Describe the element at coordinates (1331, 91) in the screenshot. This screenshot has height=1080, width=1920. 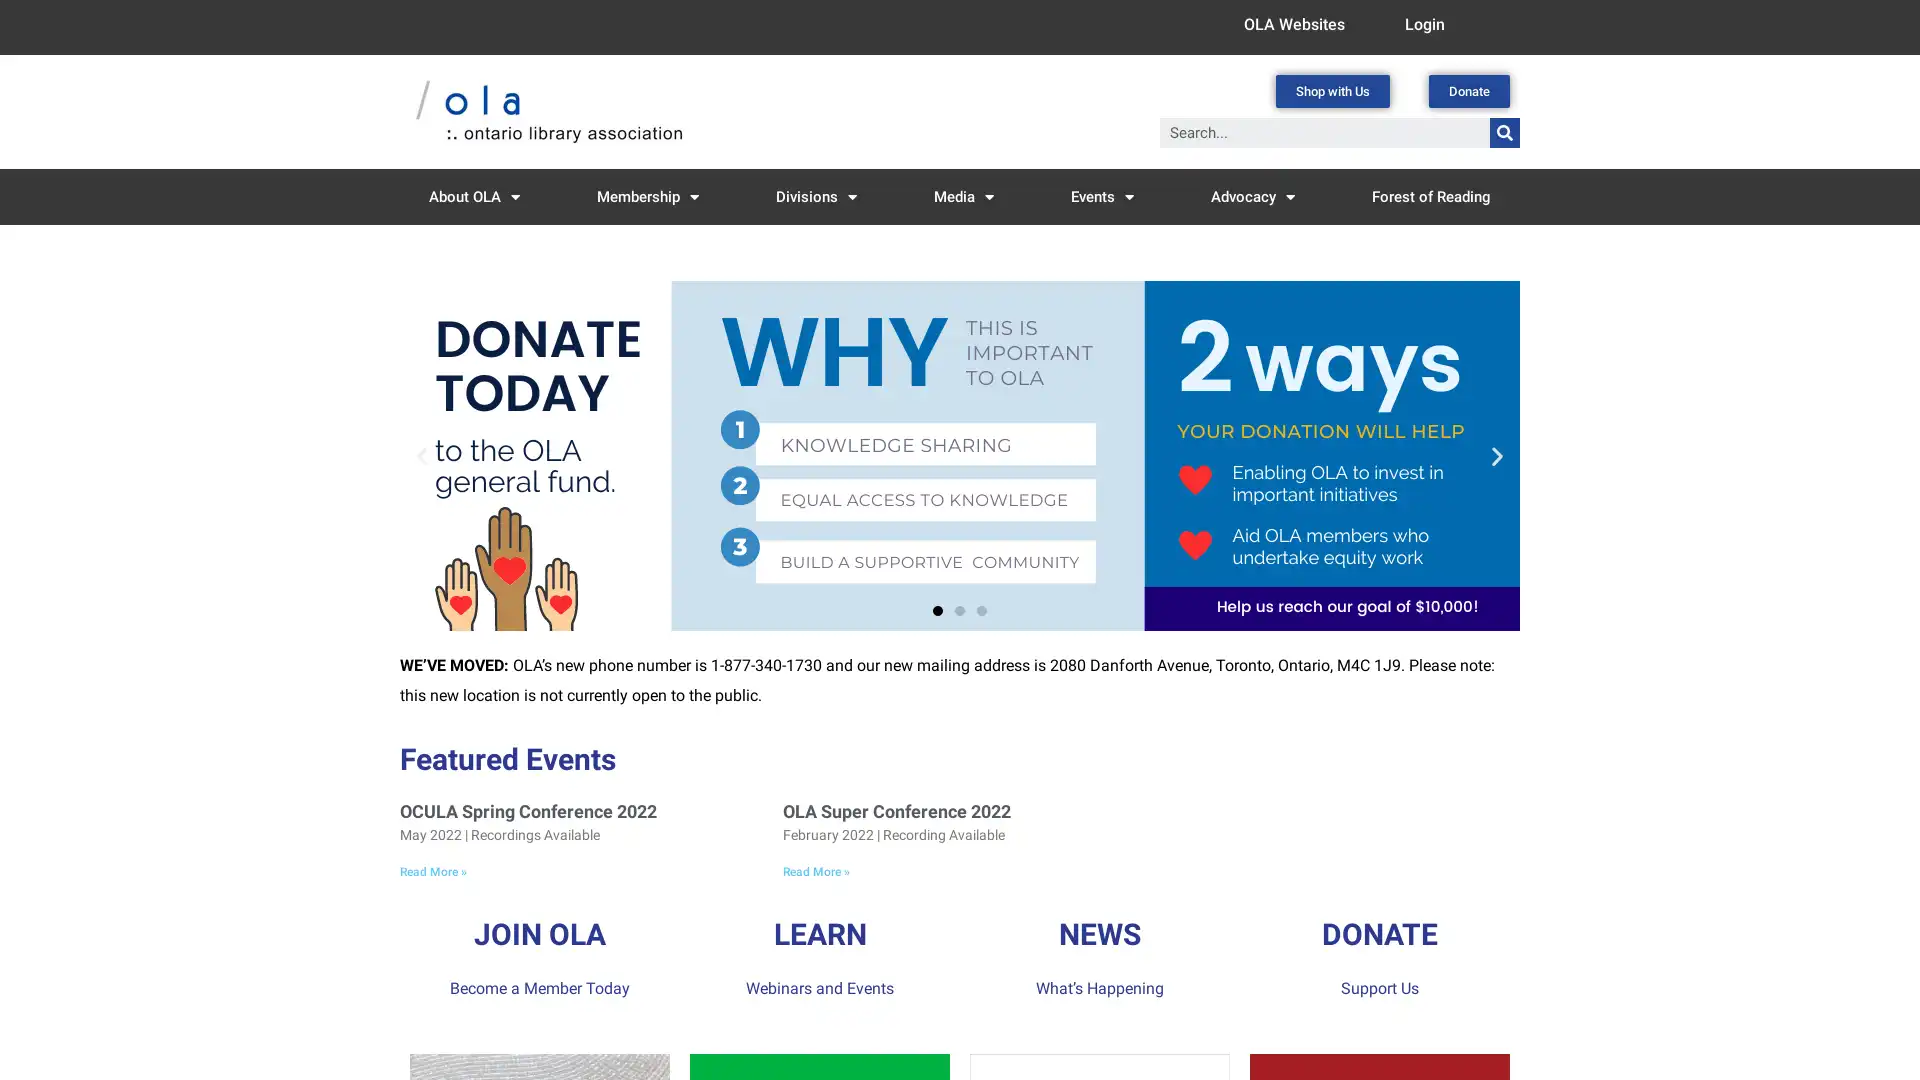
I see `Shop with Us` at that location.